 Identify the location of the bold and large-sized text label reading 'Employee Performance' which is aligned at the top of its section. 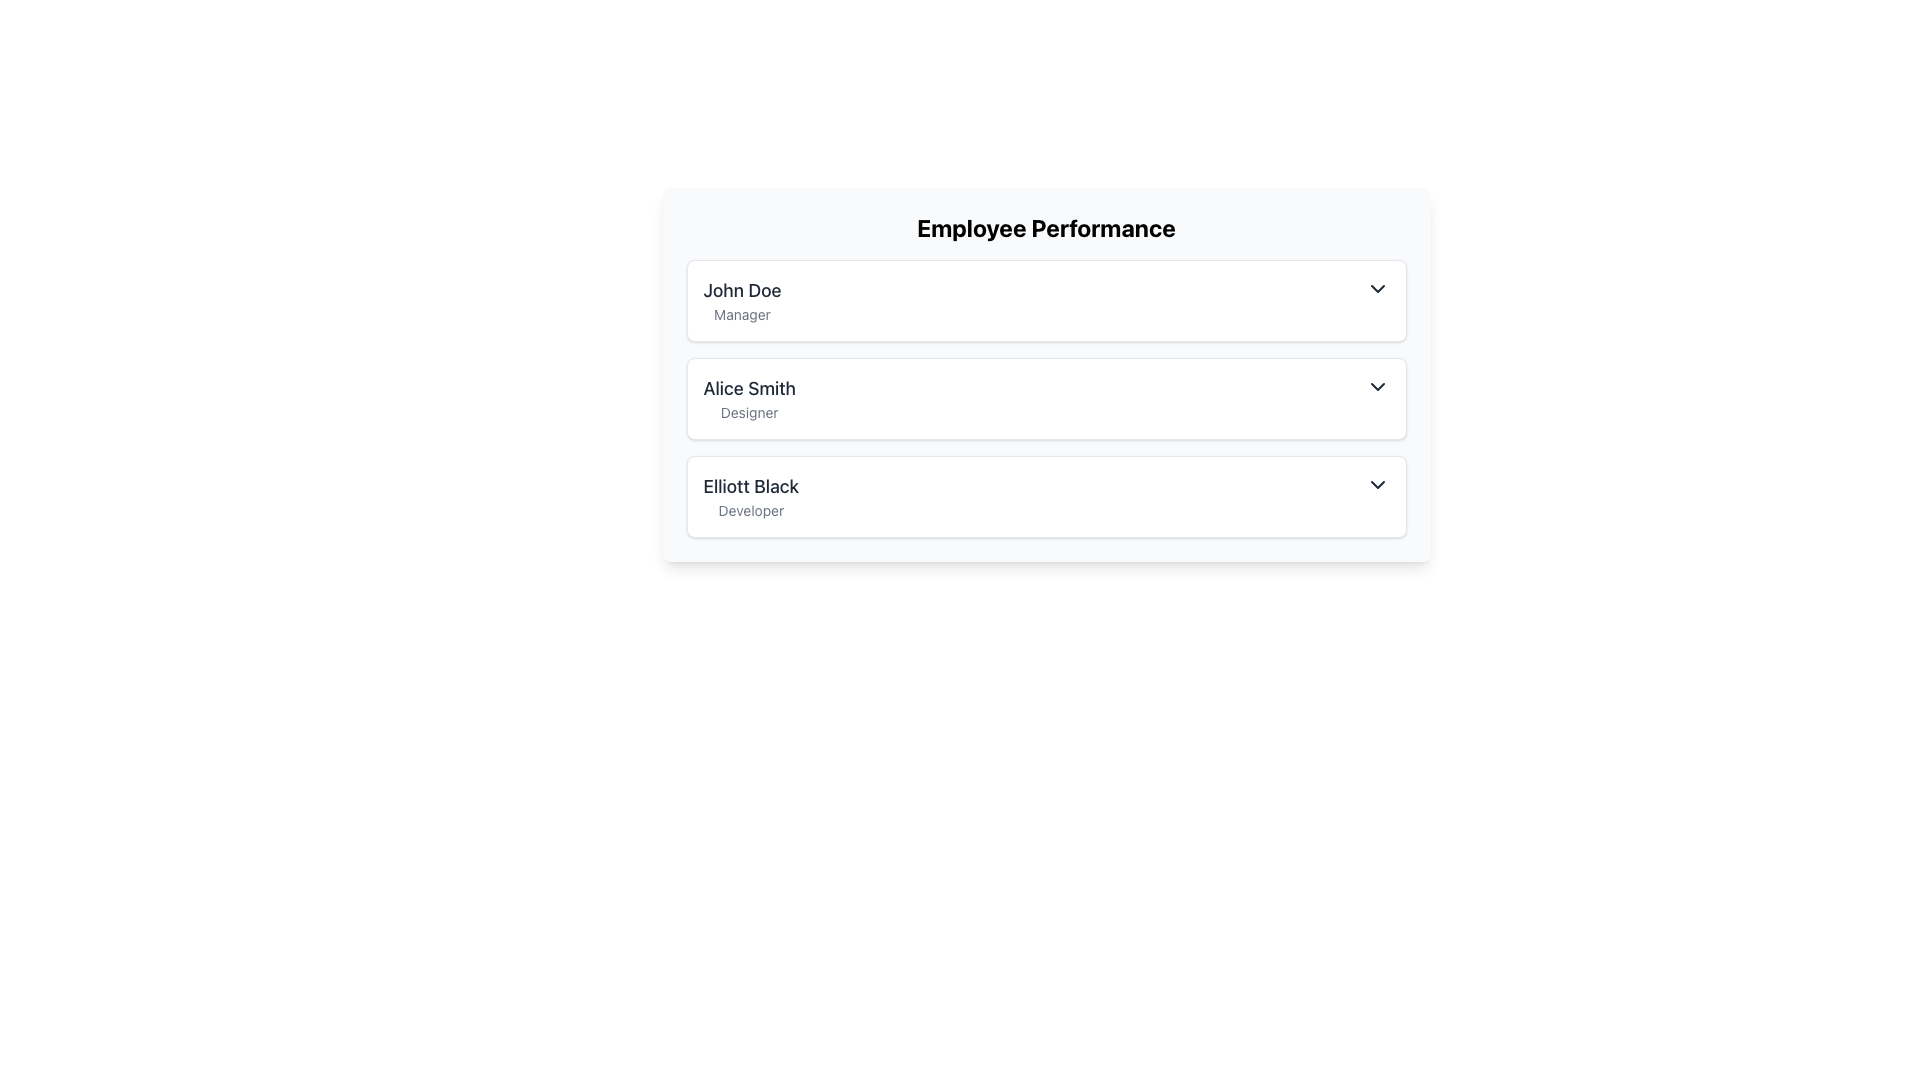
(1045, 226).